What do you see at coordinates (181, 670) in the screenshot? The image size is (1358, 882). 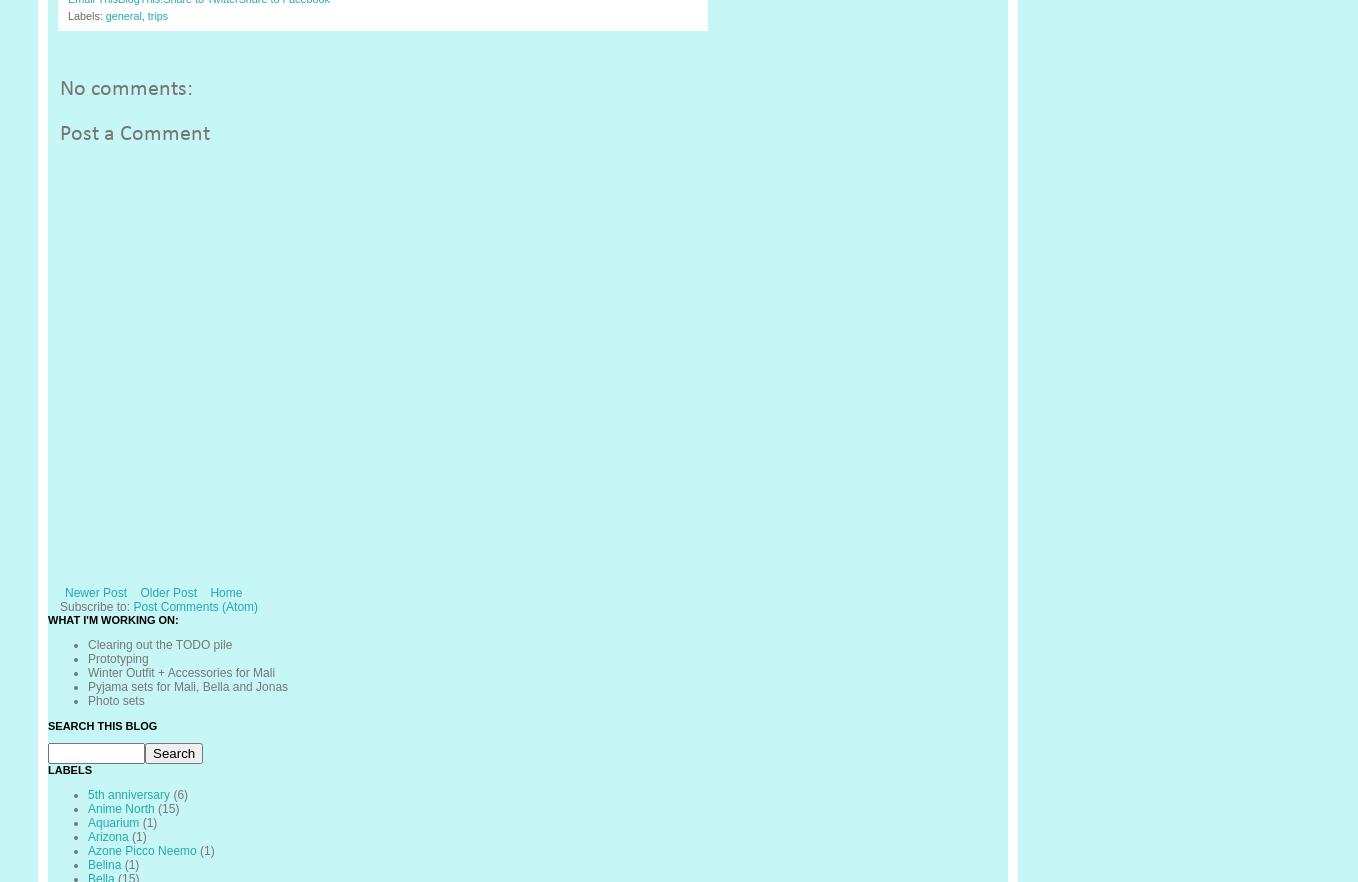 I see `'Winter Outfit + Accessories for Mali'` at bounding box center [181, 670].